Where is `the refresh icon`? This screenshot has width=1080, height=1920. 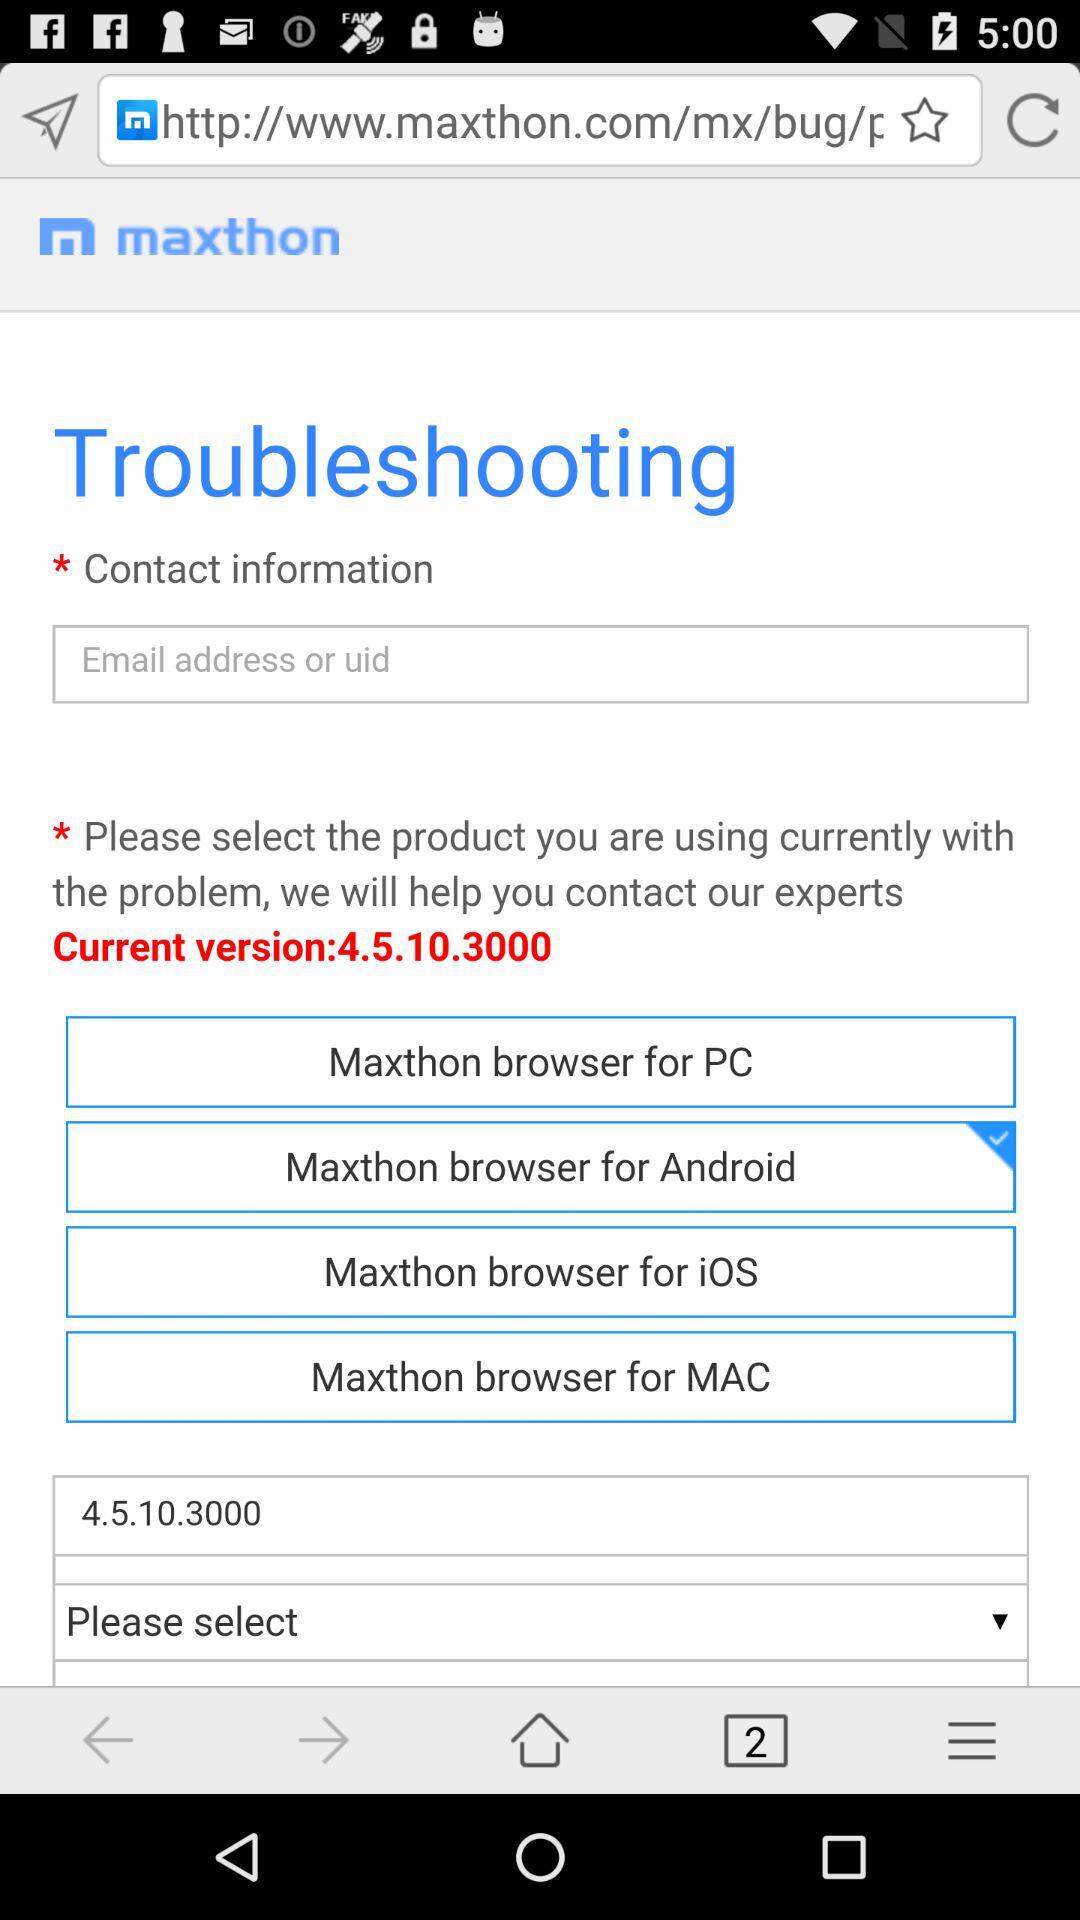
the refresh icon is located at coordinates (1031, 128).